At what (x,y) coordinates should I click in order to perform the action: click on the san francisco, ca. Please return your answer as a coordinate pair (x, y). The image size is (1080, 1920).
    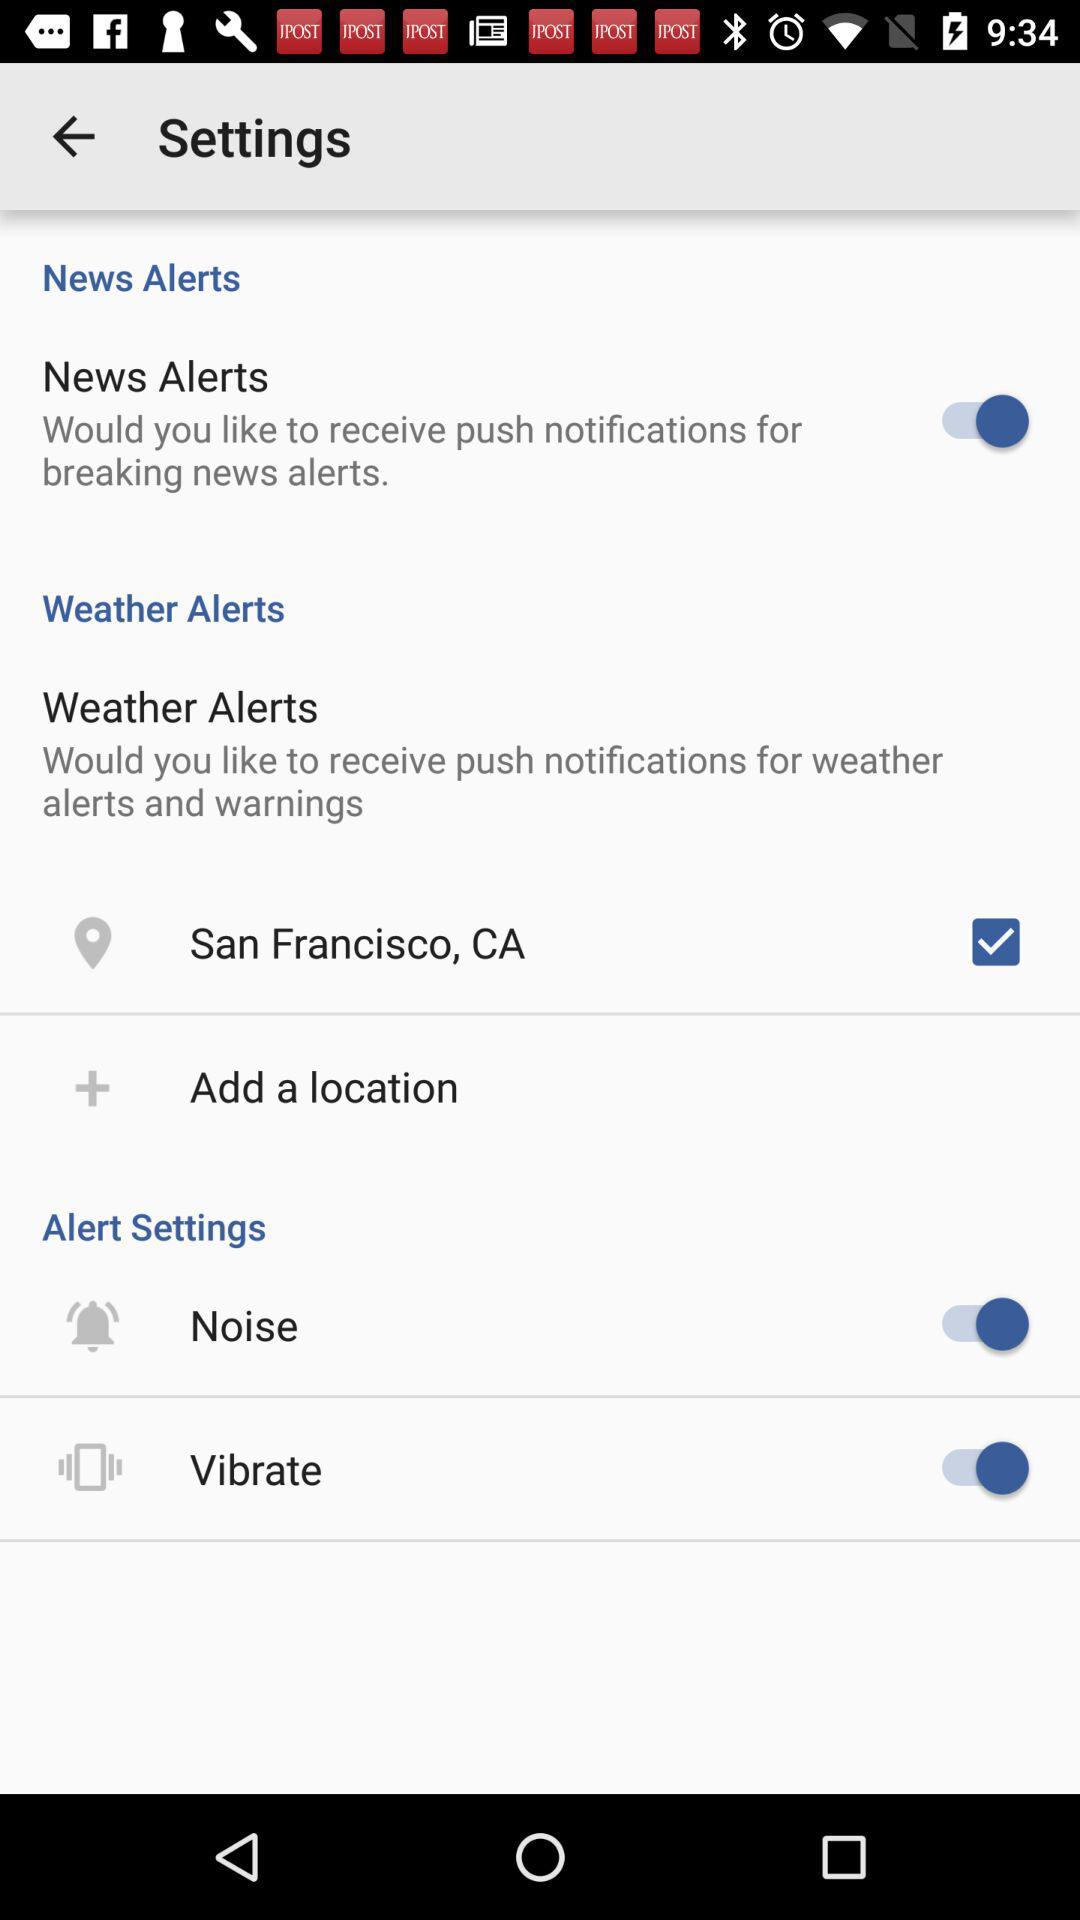
    Looking at the image, I should click on (356, 940).